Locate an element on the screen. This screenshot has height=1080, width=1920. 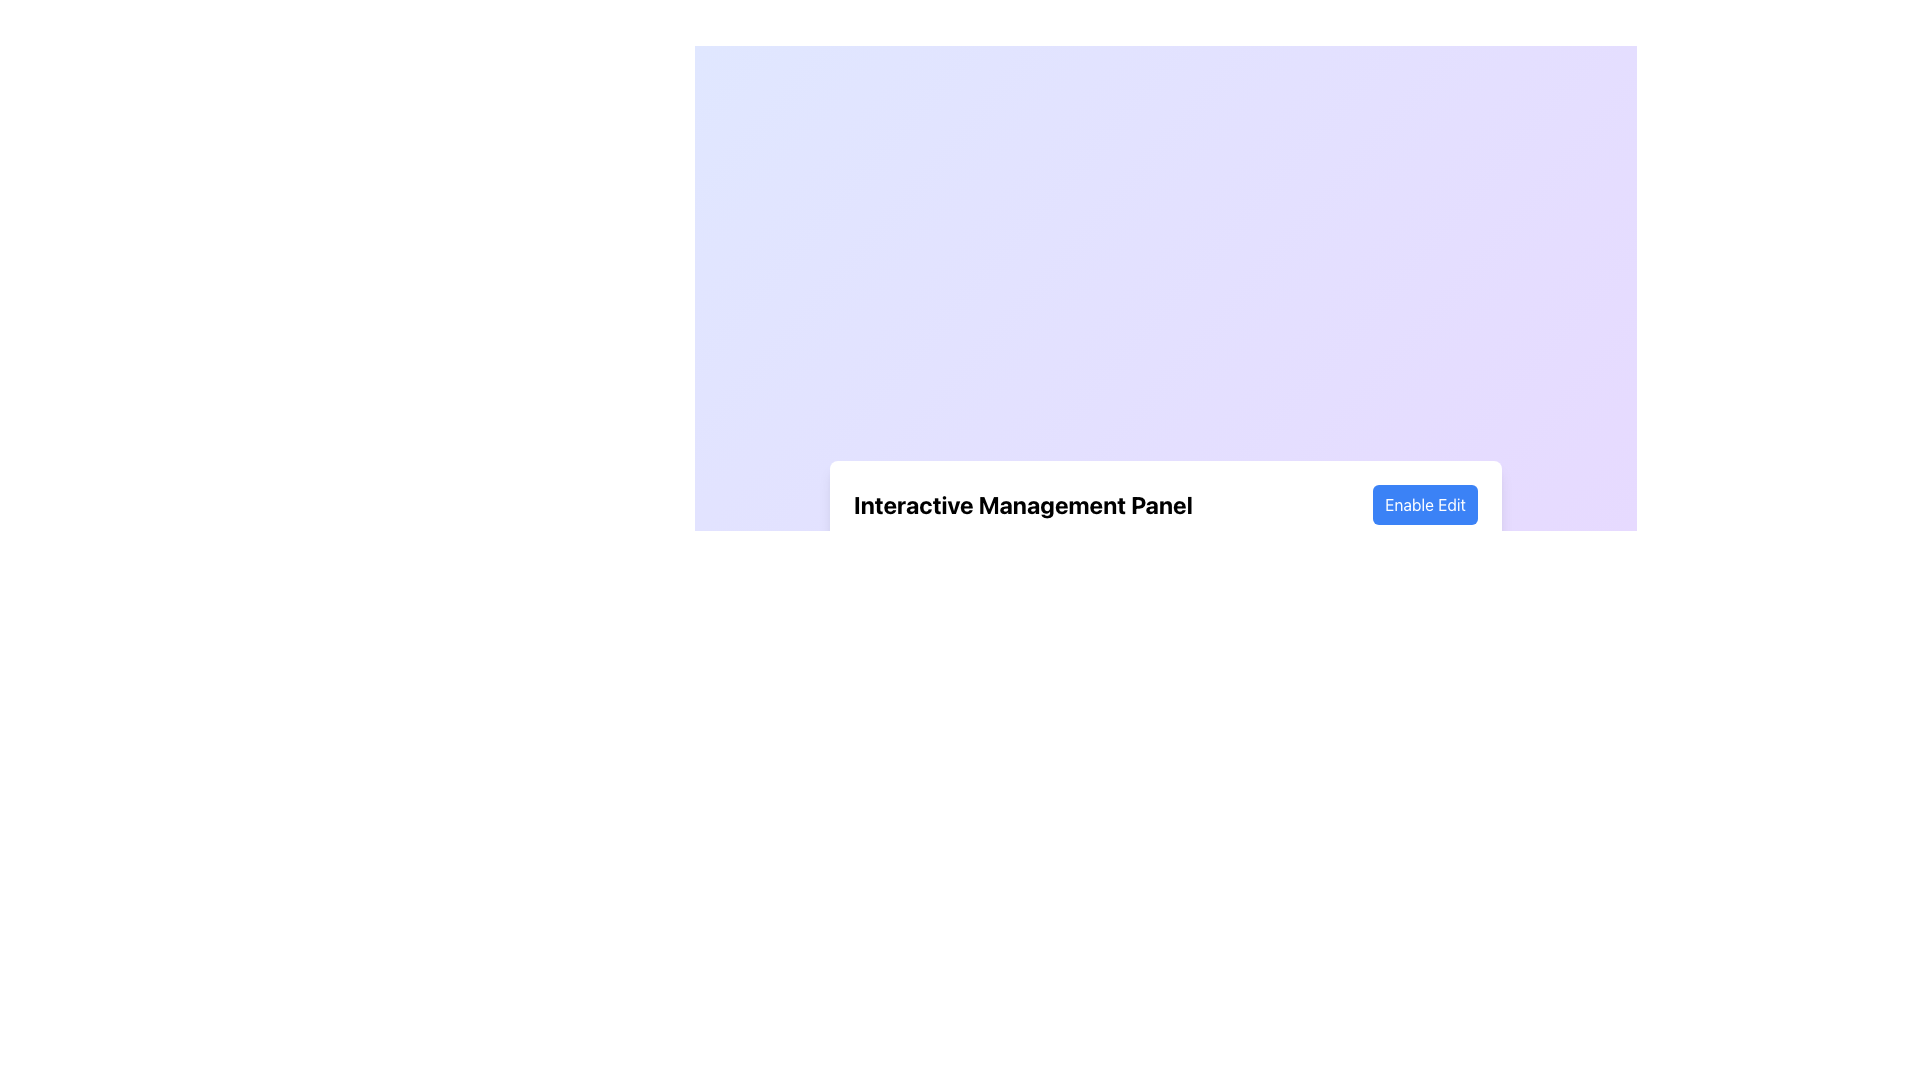
the button labeled 'Enable Edit' with a blue background and white text located at the top-right corner of the 'Interactive Management Panel' to change its background color is located at coordinates (1424, 504).